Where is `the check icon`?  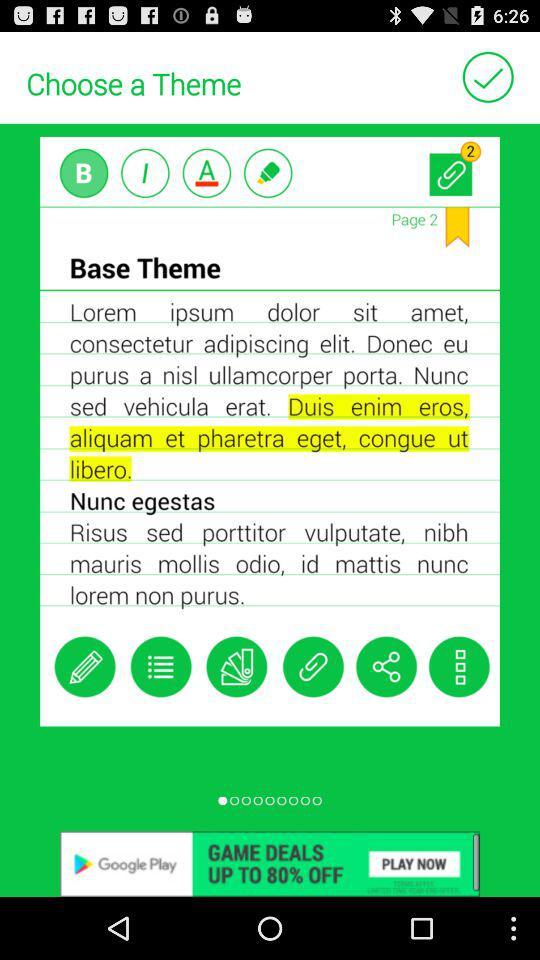
the check icon is located at coordinates (487, 82).